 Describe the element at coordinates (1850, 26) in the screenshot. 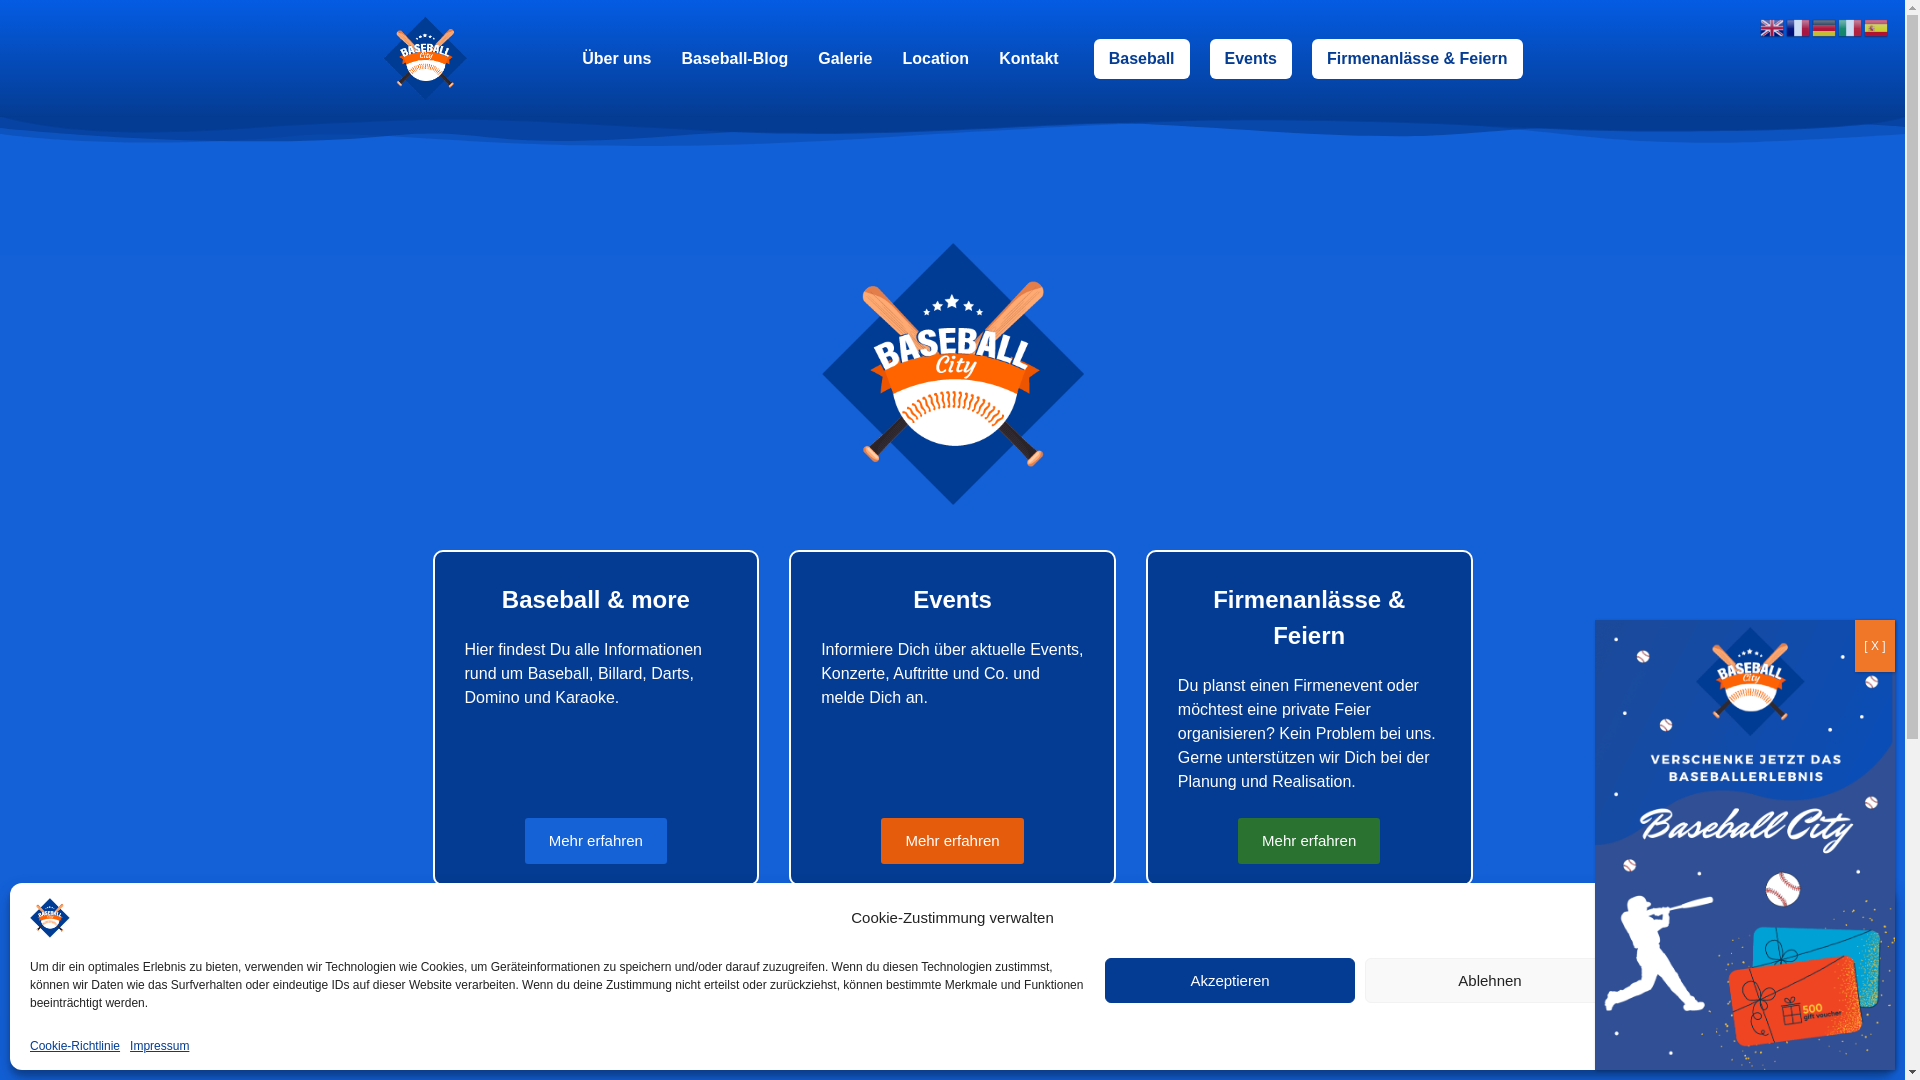

I see `'Italian'` at that location.